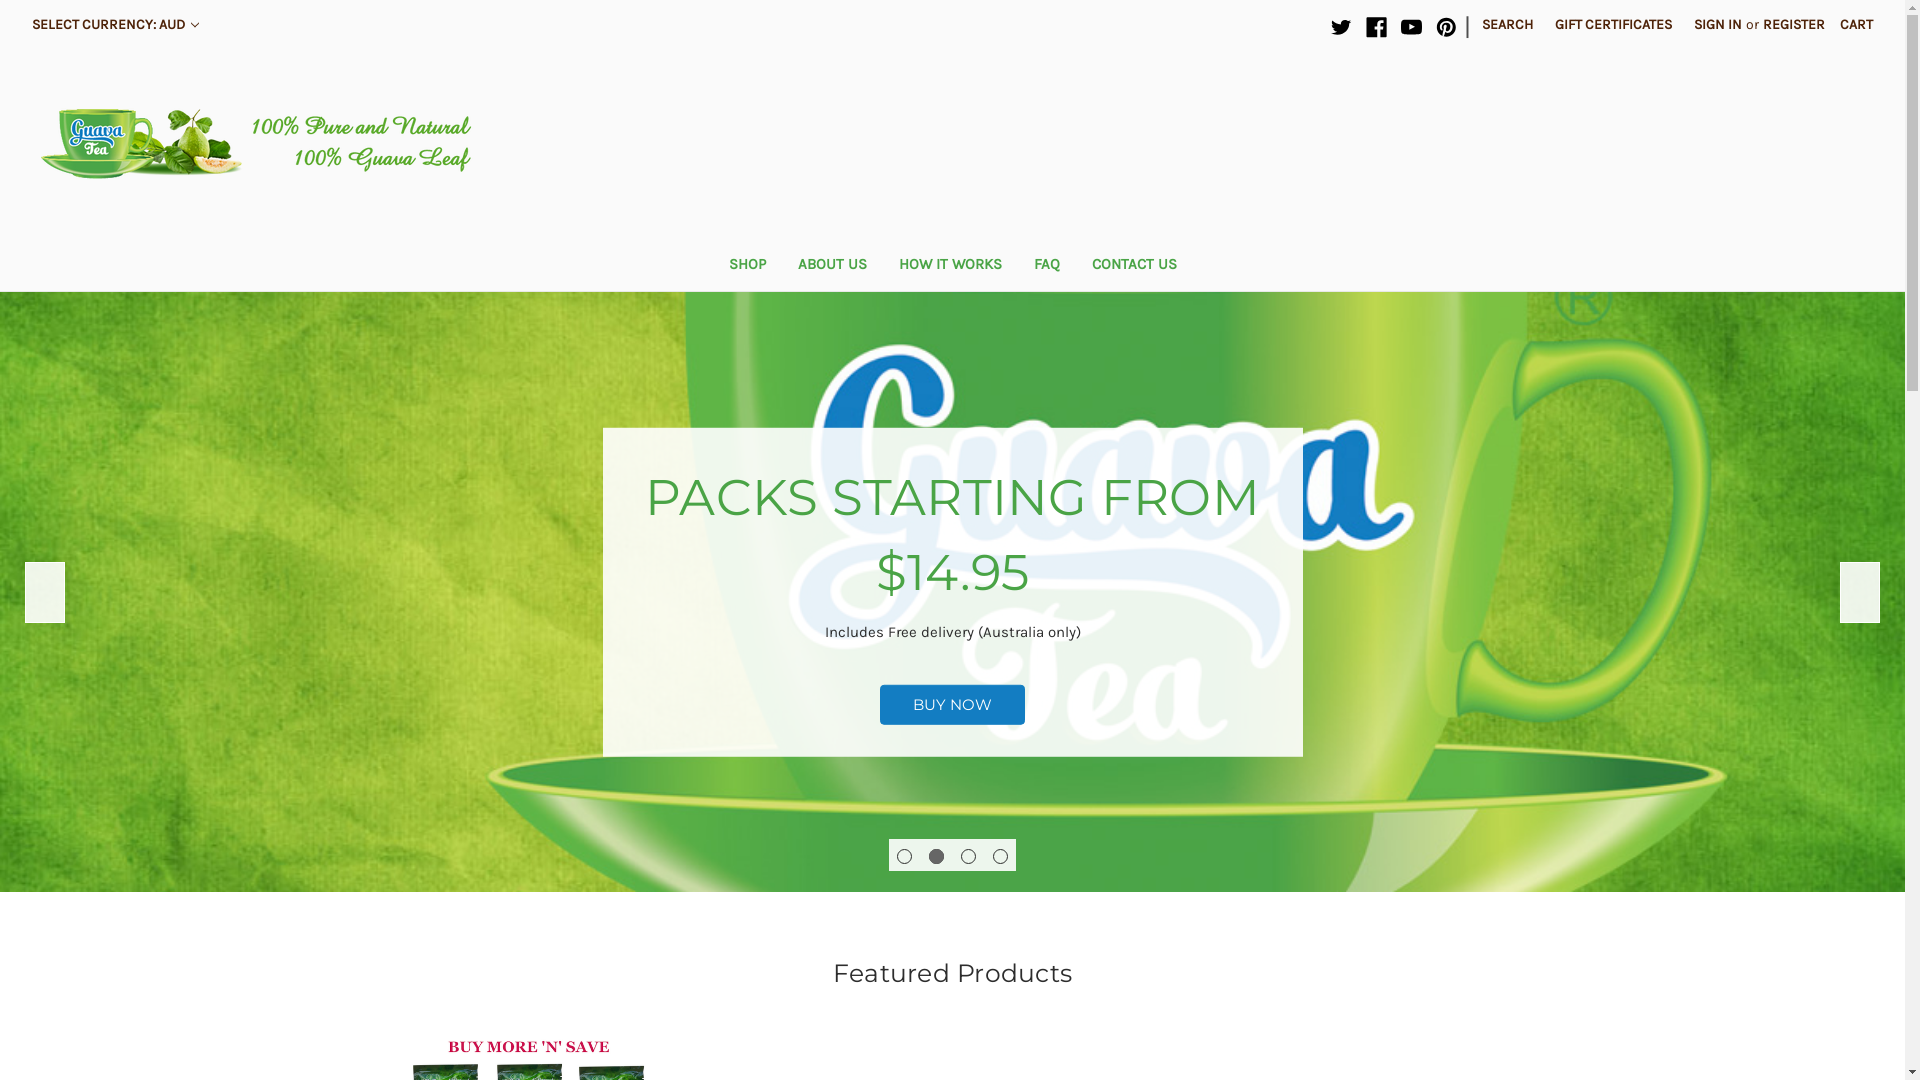  Describe the element at coordinates (1613, 24) in the screenshot. I see `'GIFT CERTIFICATES'` at that location.